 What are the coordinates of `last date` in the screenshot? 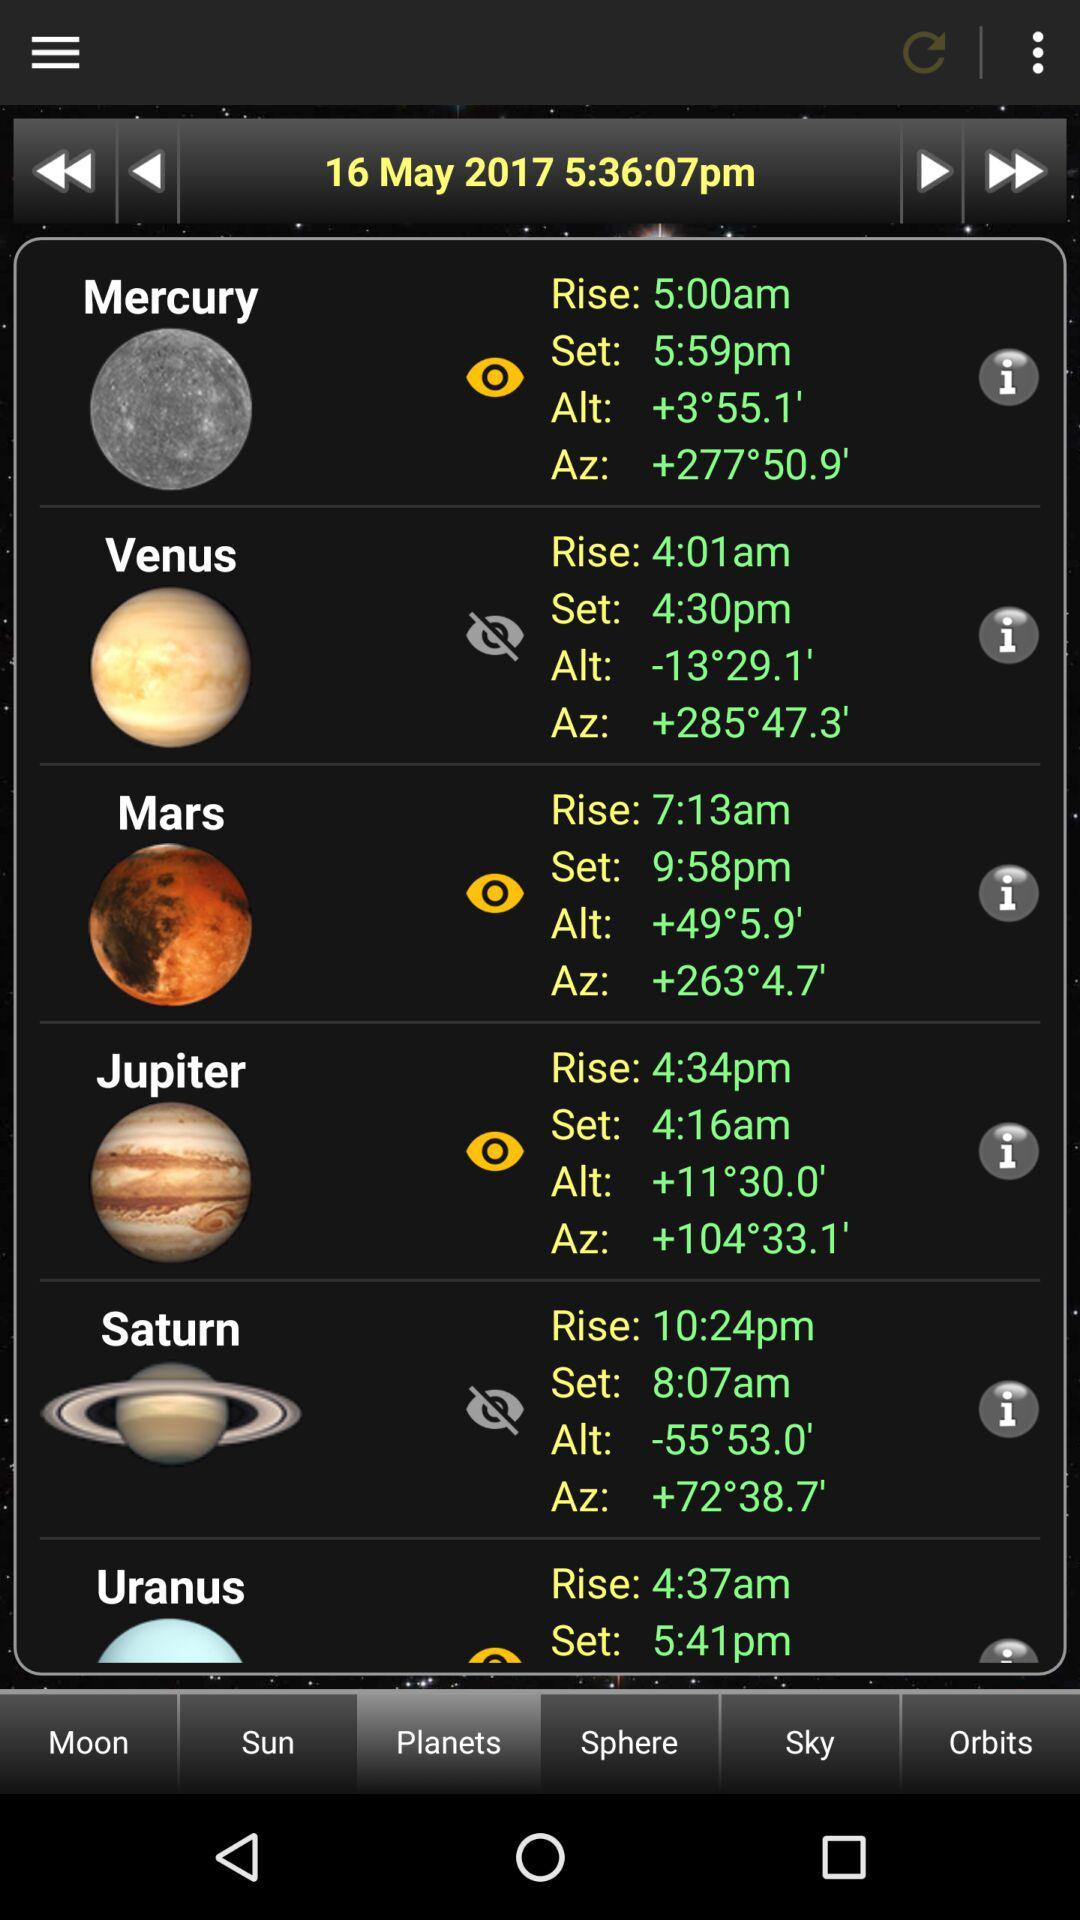 It's located at (1015, 171).